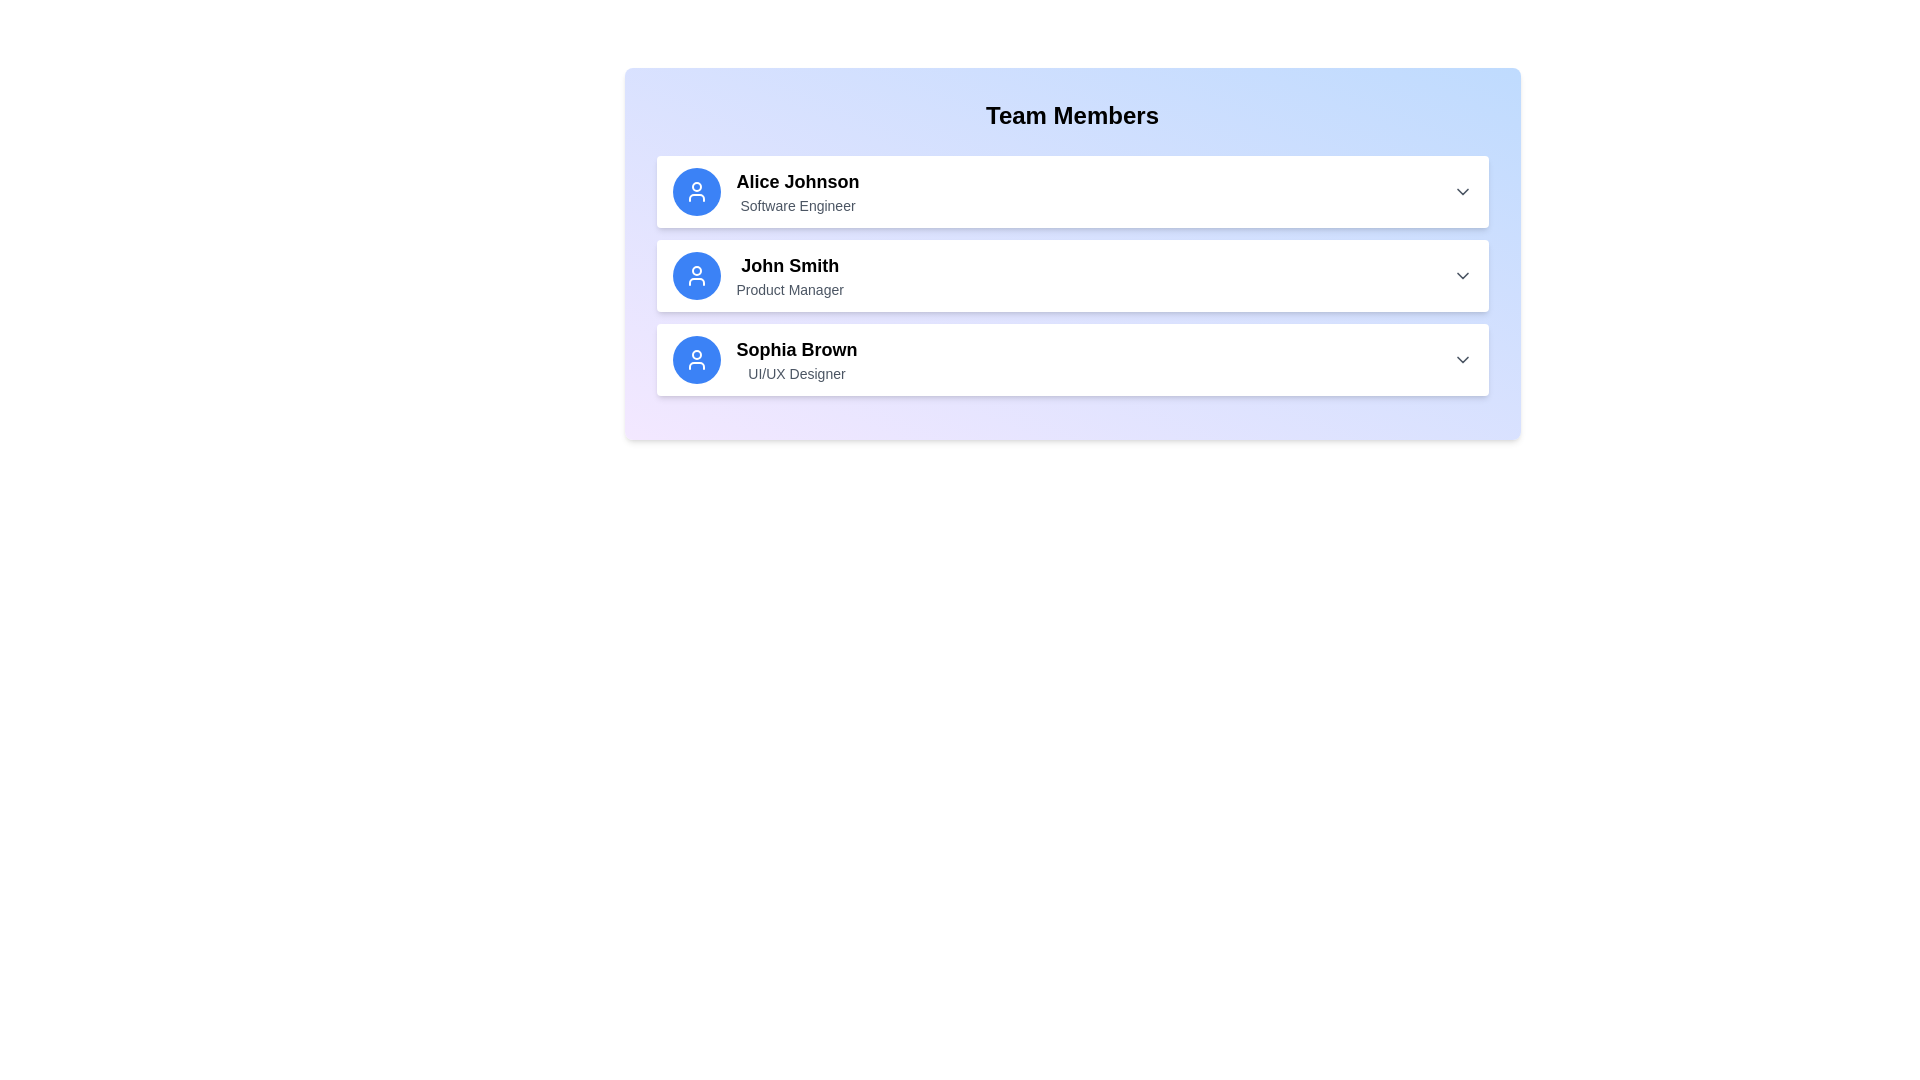  Describe the element at coordinates (796, 205) in the screenshot. I see `the text label that displays 'Software Engineer', which is styled in gray and positioned immediately below 'Alice Johnson' in the team member list` at that location.